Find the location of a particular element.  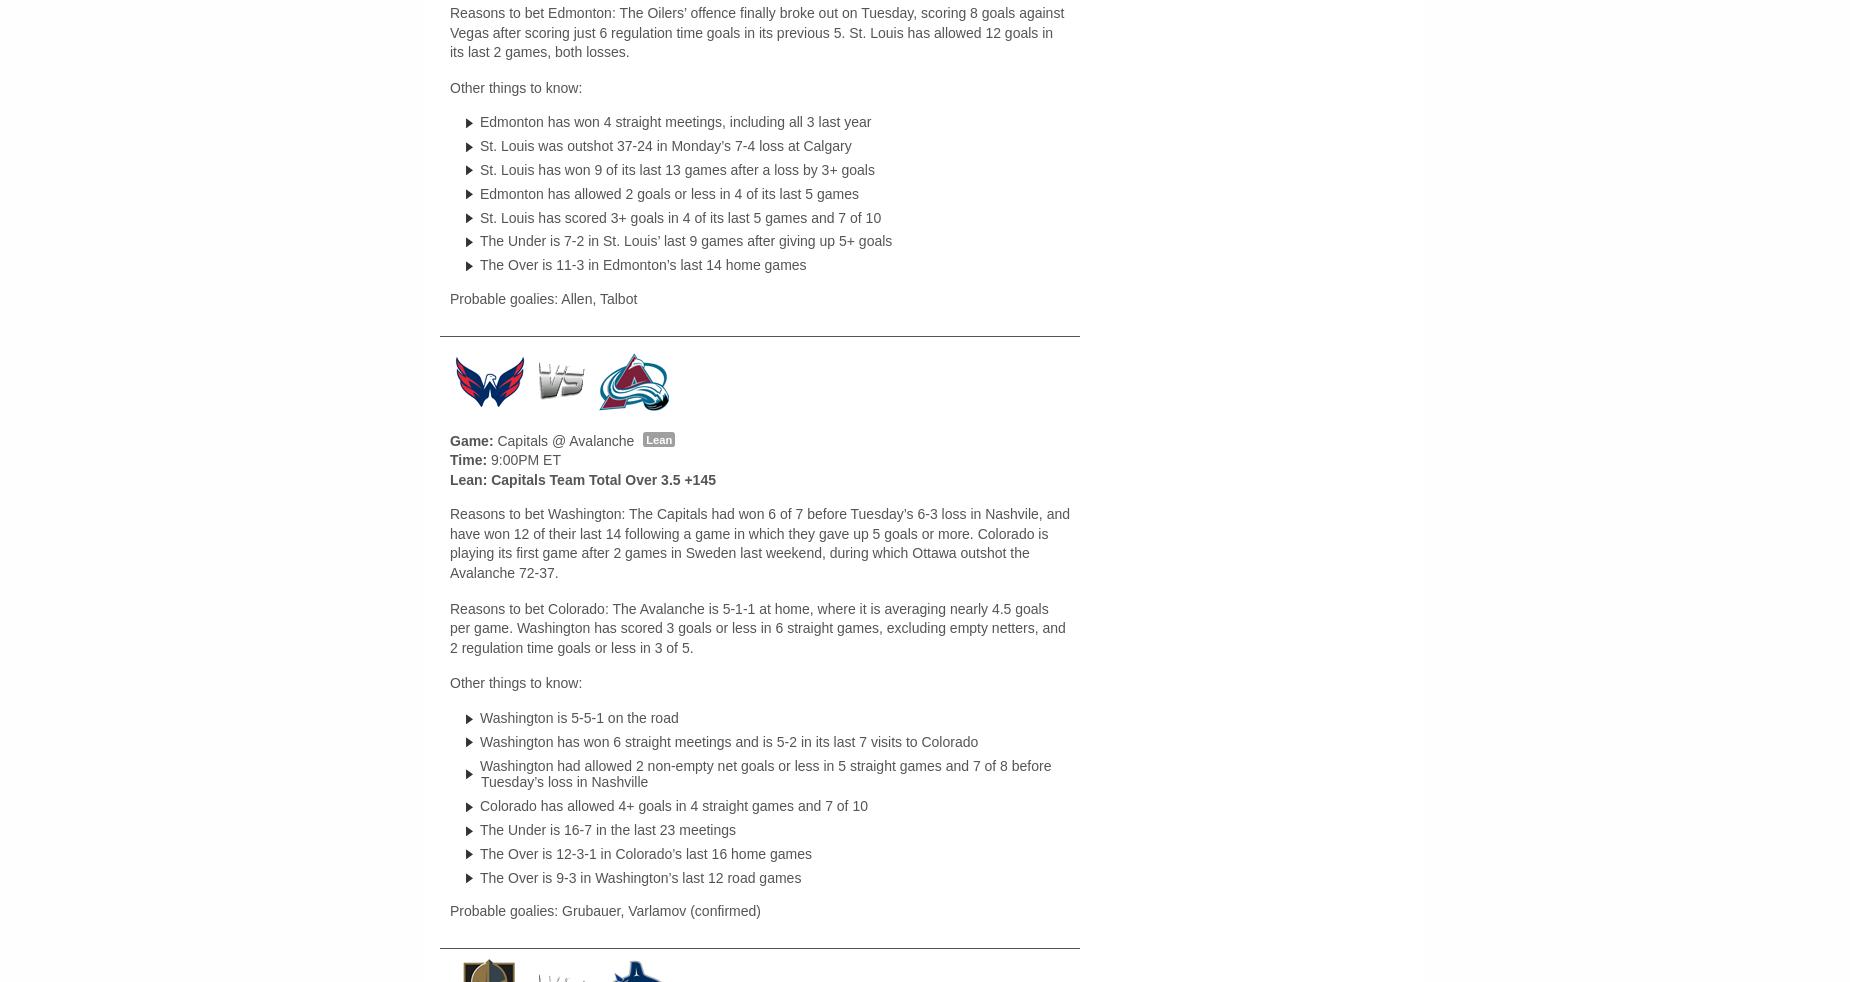

'St. Louis has scored 3+ goals in 4 of its last 5 games and 7 of 10' is located at coordinates (680, 216).